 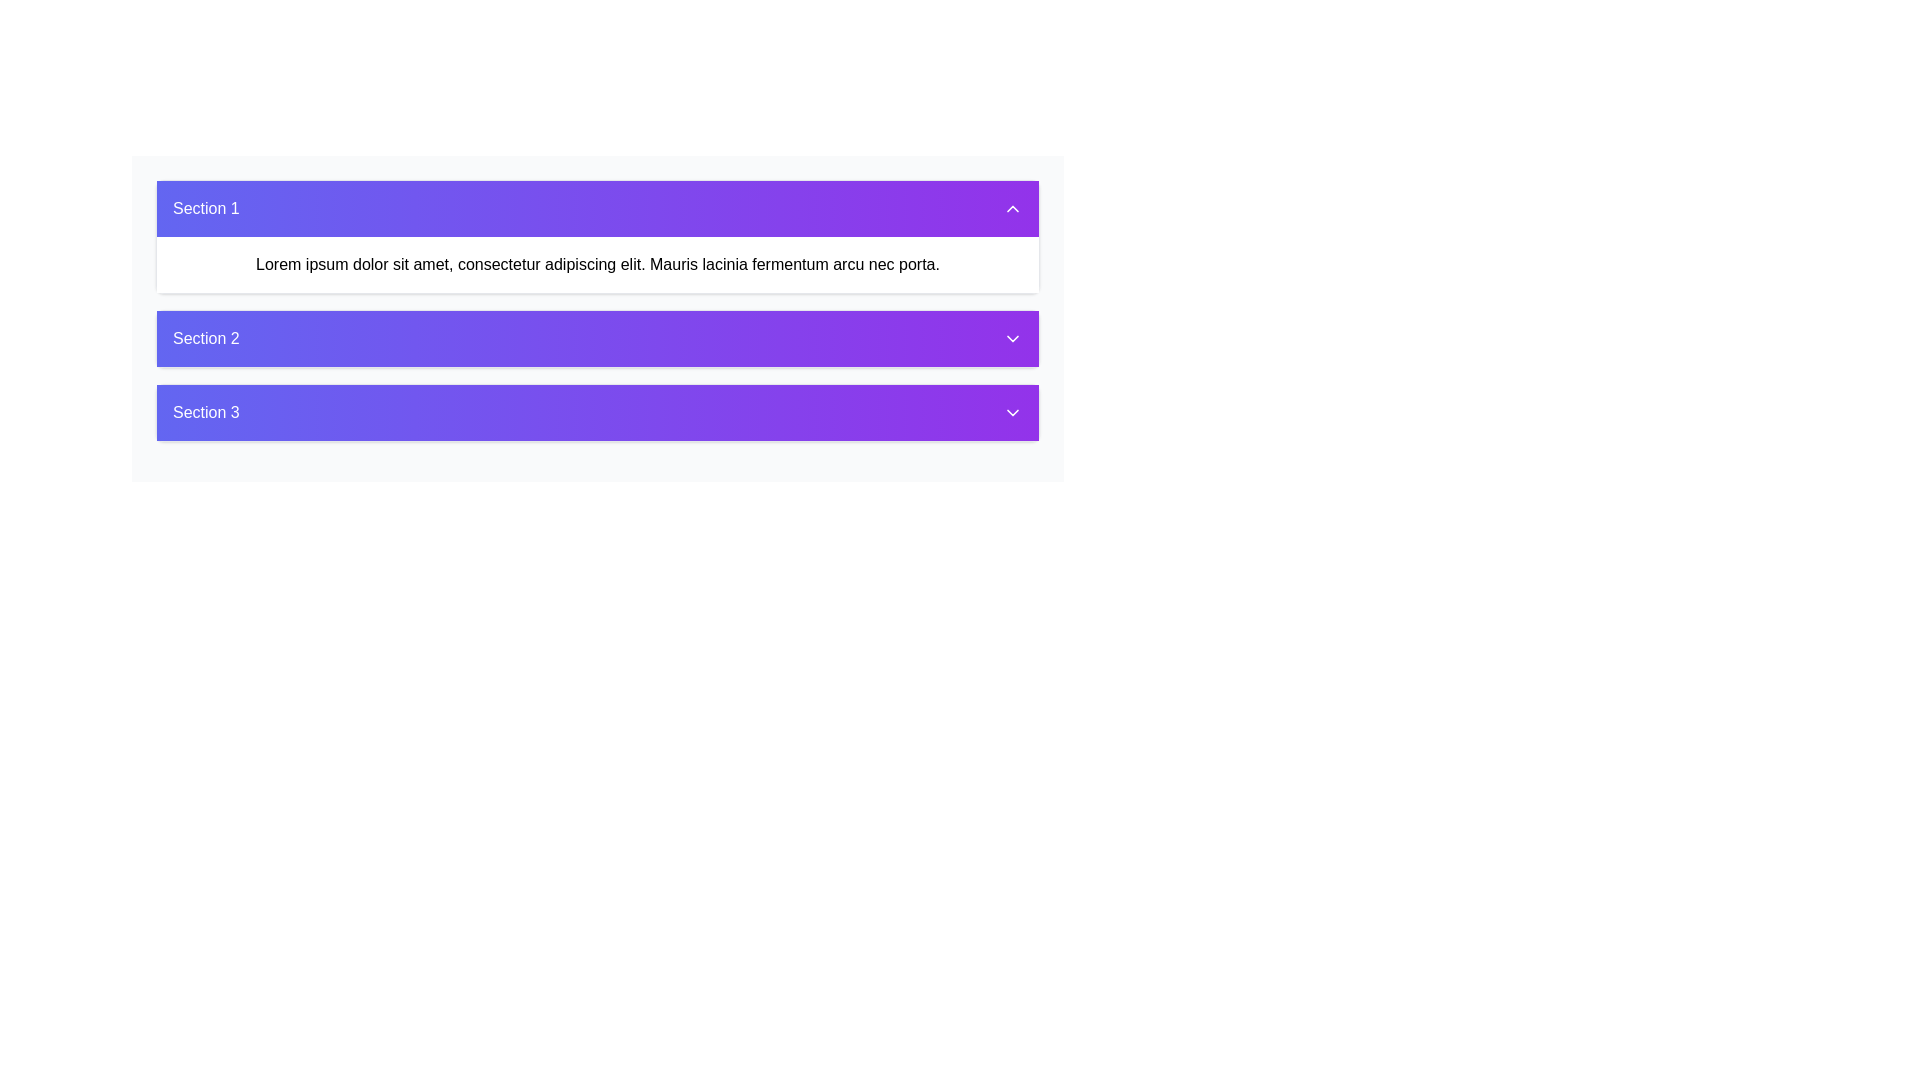 What do you see at coordinates (1012, 208) in the screenshot?
I see `the toggle icon in the header of Section 1` at bounding box center [1012, 208].